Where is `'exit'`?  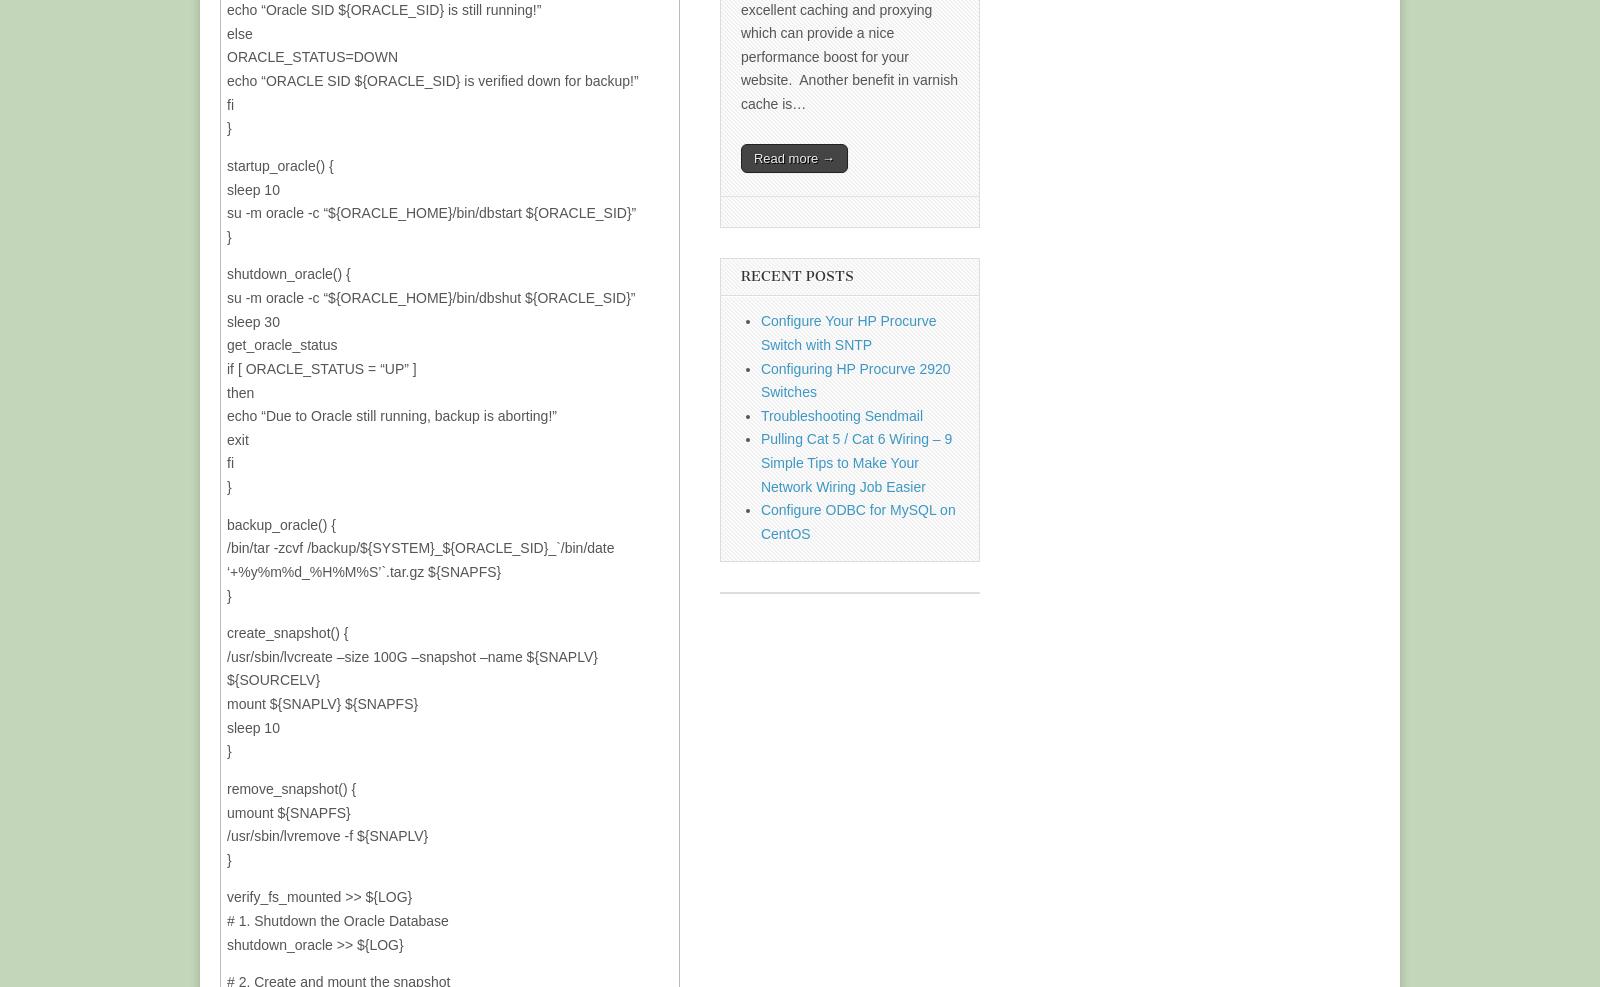 'exit' is located at coordinates (237, 438).